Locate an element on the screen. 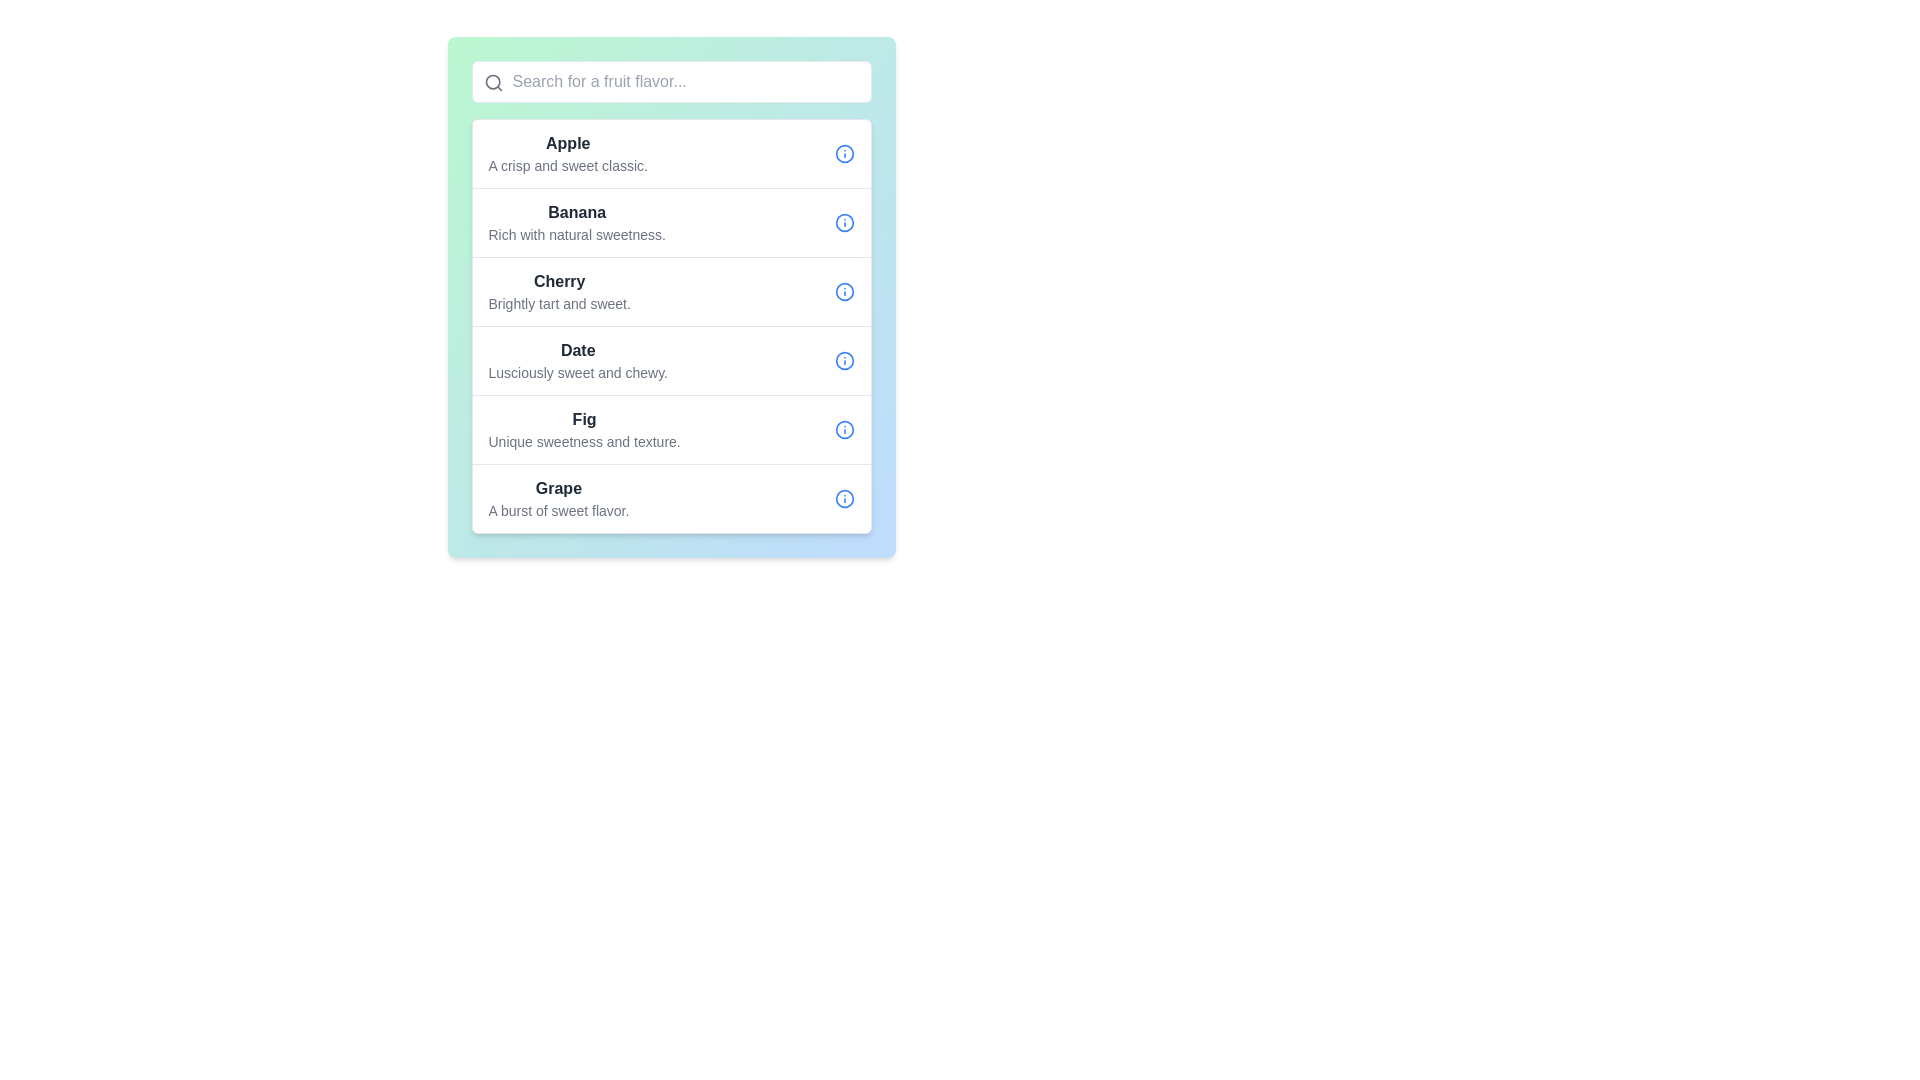 The width and height of the screenshot is (1920, 1080). the textual description block that reads 'Cherry' and 'Brightly tart and sweet.' which is the third item in the vertical list of fruit options is located at coordinates (559, 292).